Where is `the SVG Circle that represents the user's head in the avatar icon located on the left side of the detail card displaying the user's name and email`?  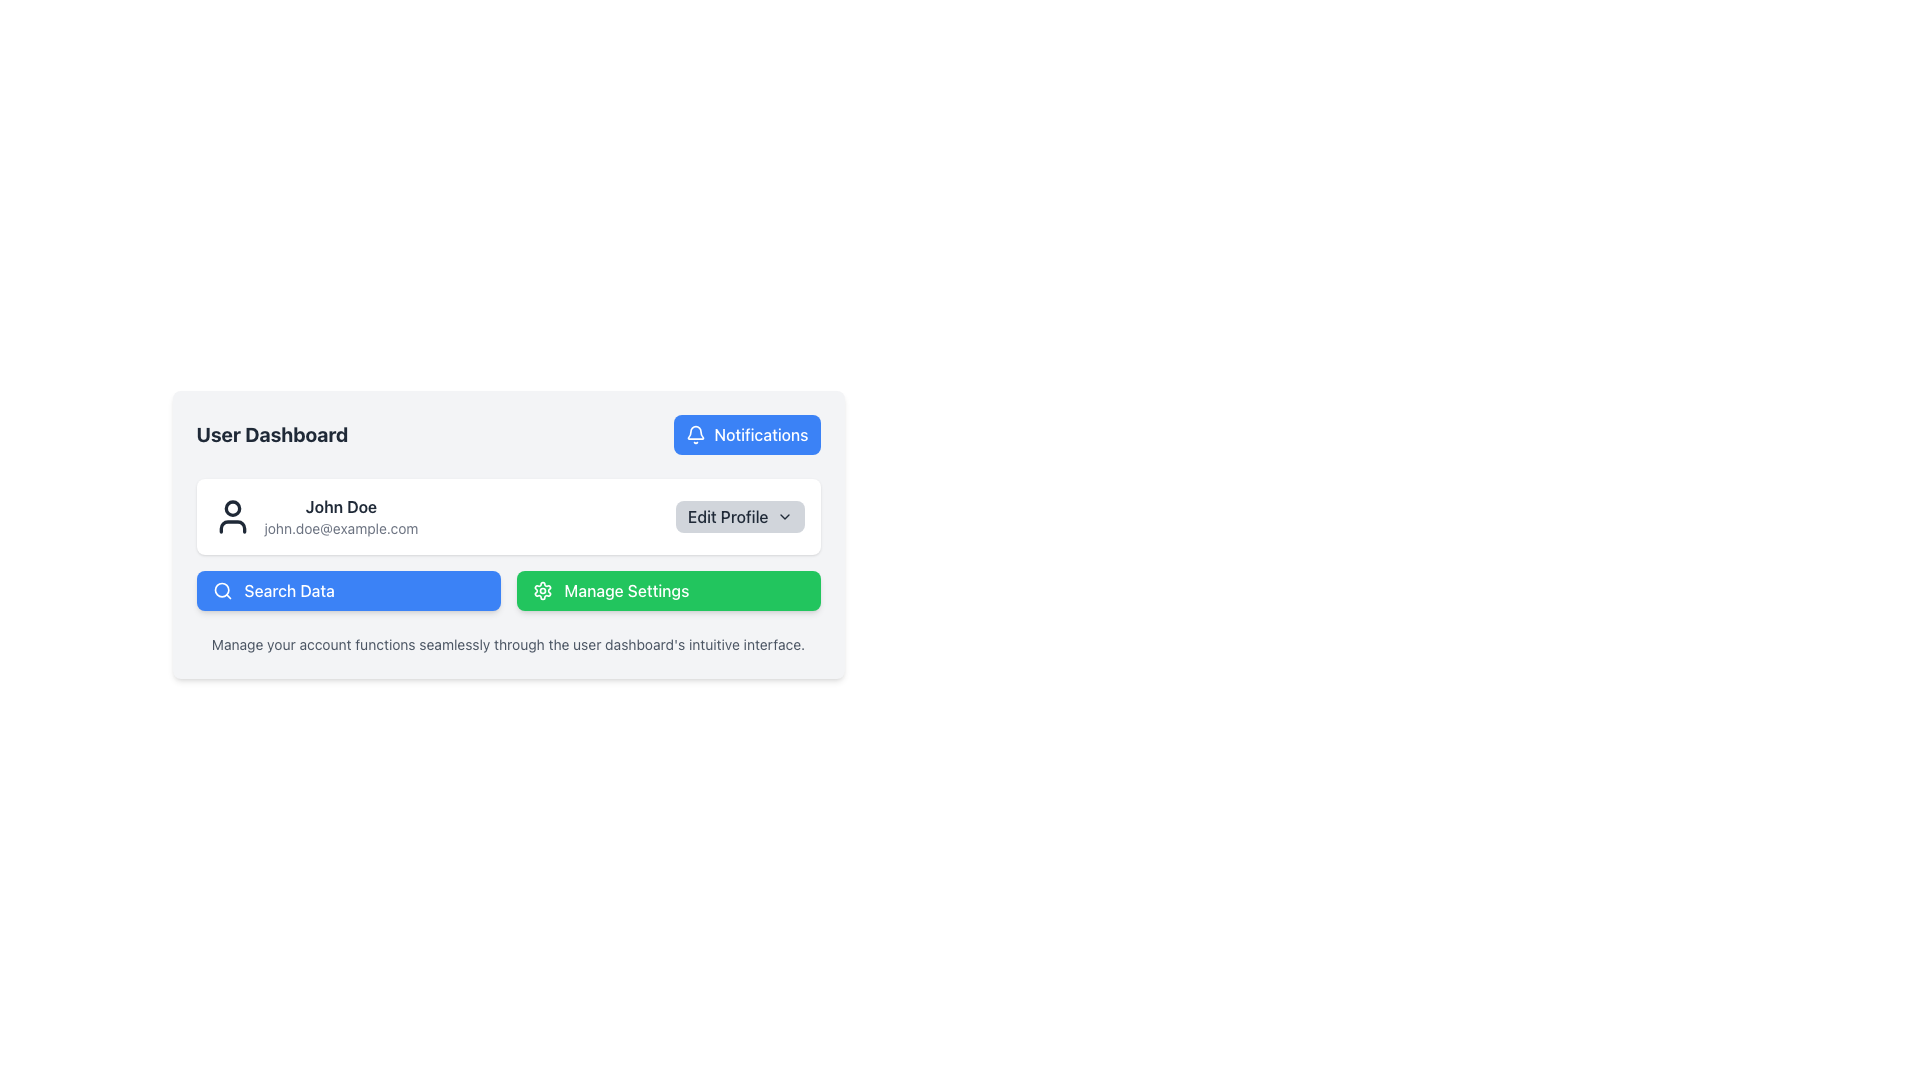
the SVG Circle that represents the user's head in the avatar icon located on the left side of the detail card displaying the user's name and email is located at coordinates (232, 507).